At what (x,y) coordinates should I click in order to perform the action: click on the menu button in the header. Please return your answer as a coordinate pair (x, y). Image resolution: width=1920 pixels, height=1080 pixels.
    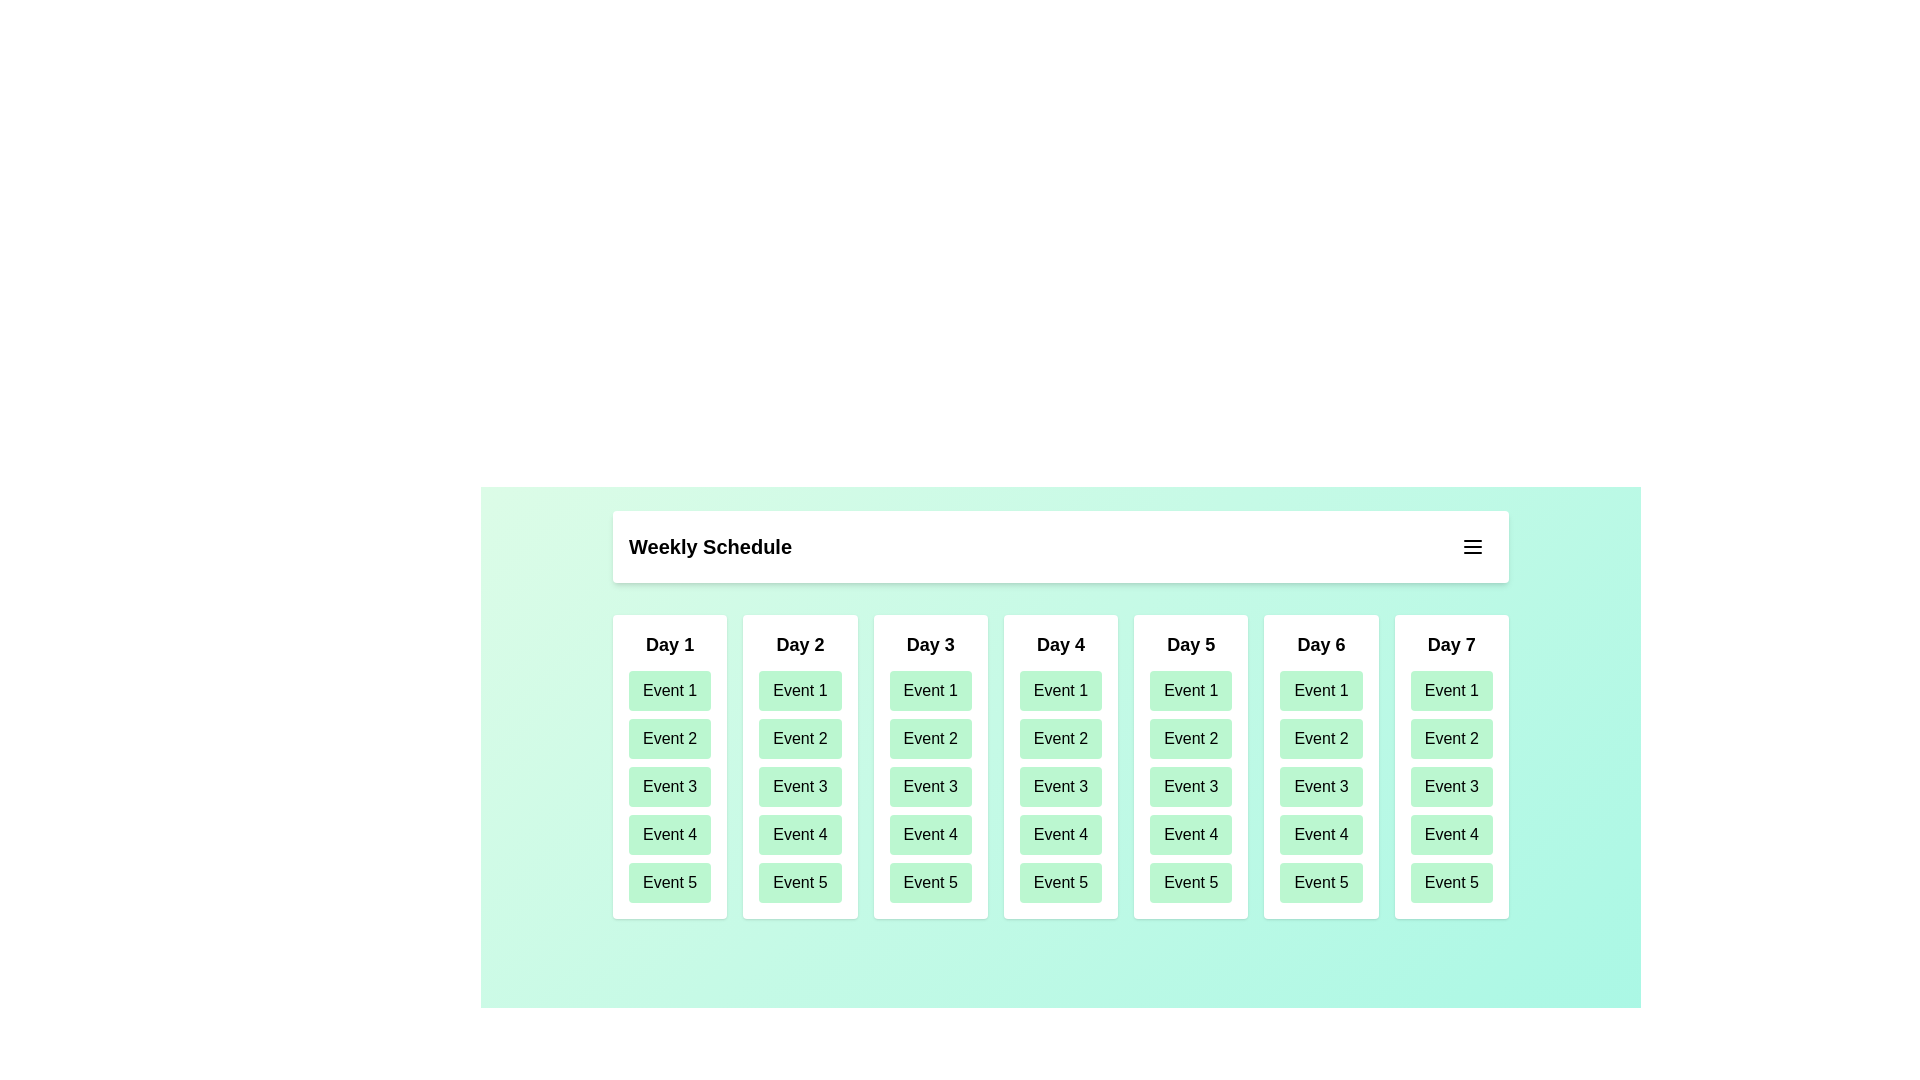
    Looking at the image, I should click on (1473, 547).